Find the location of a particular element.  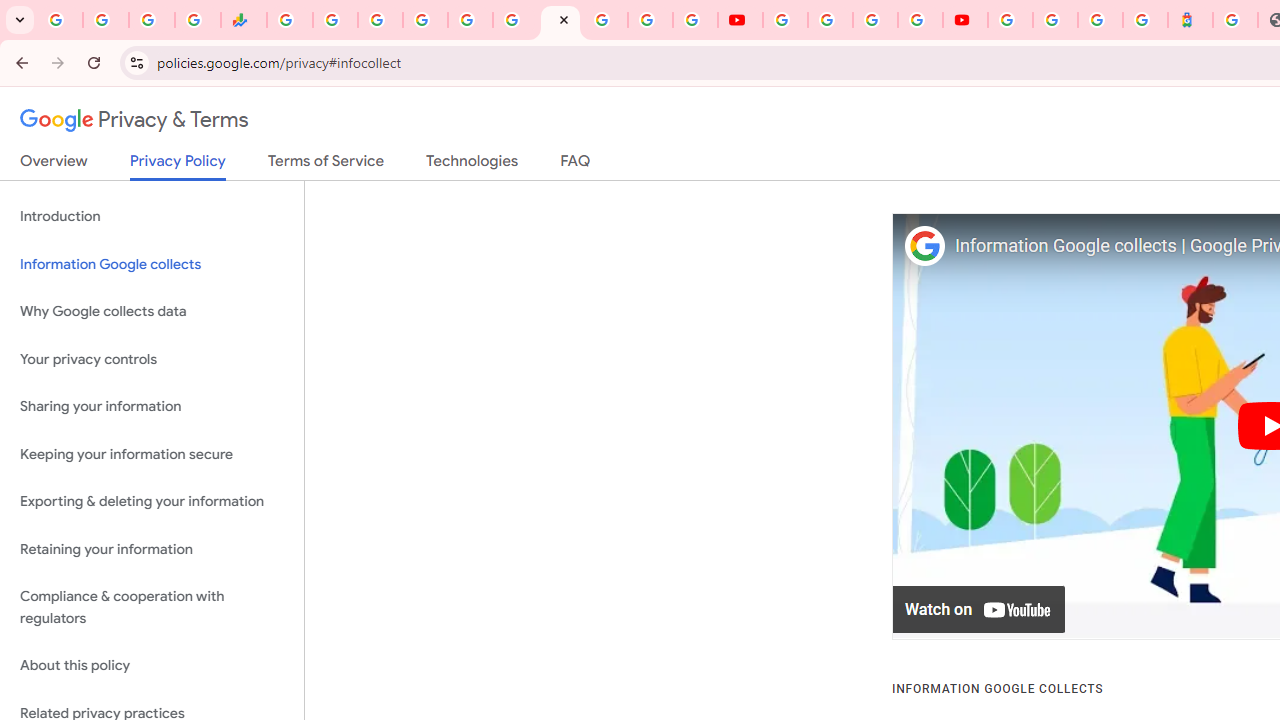

'Privacy & Terms' is located at coordinates (134, 120).